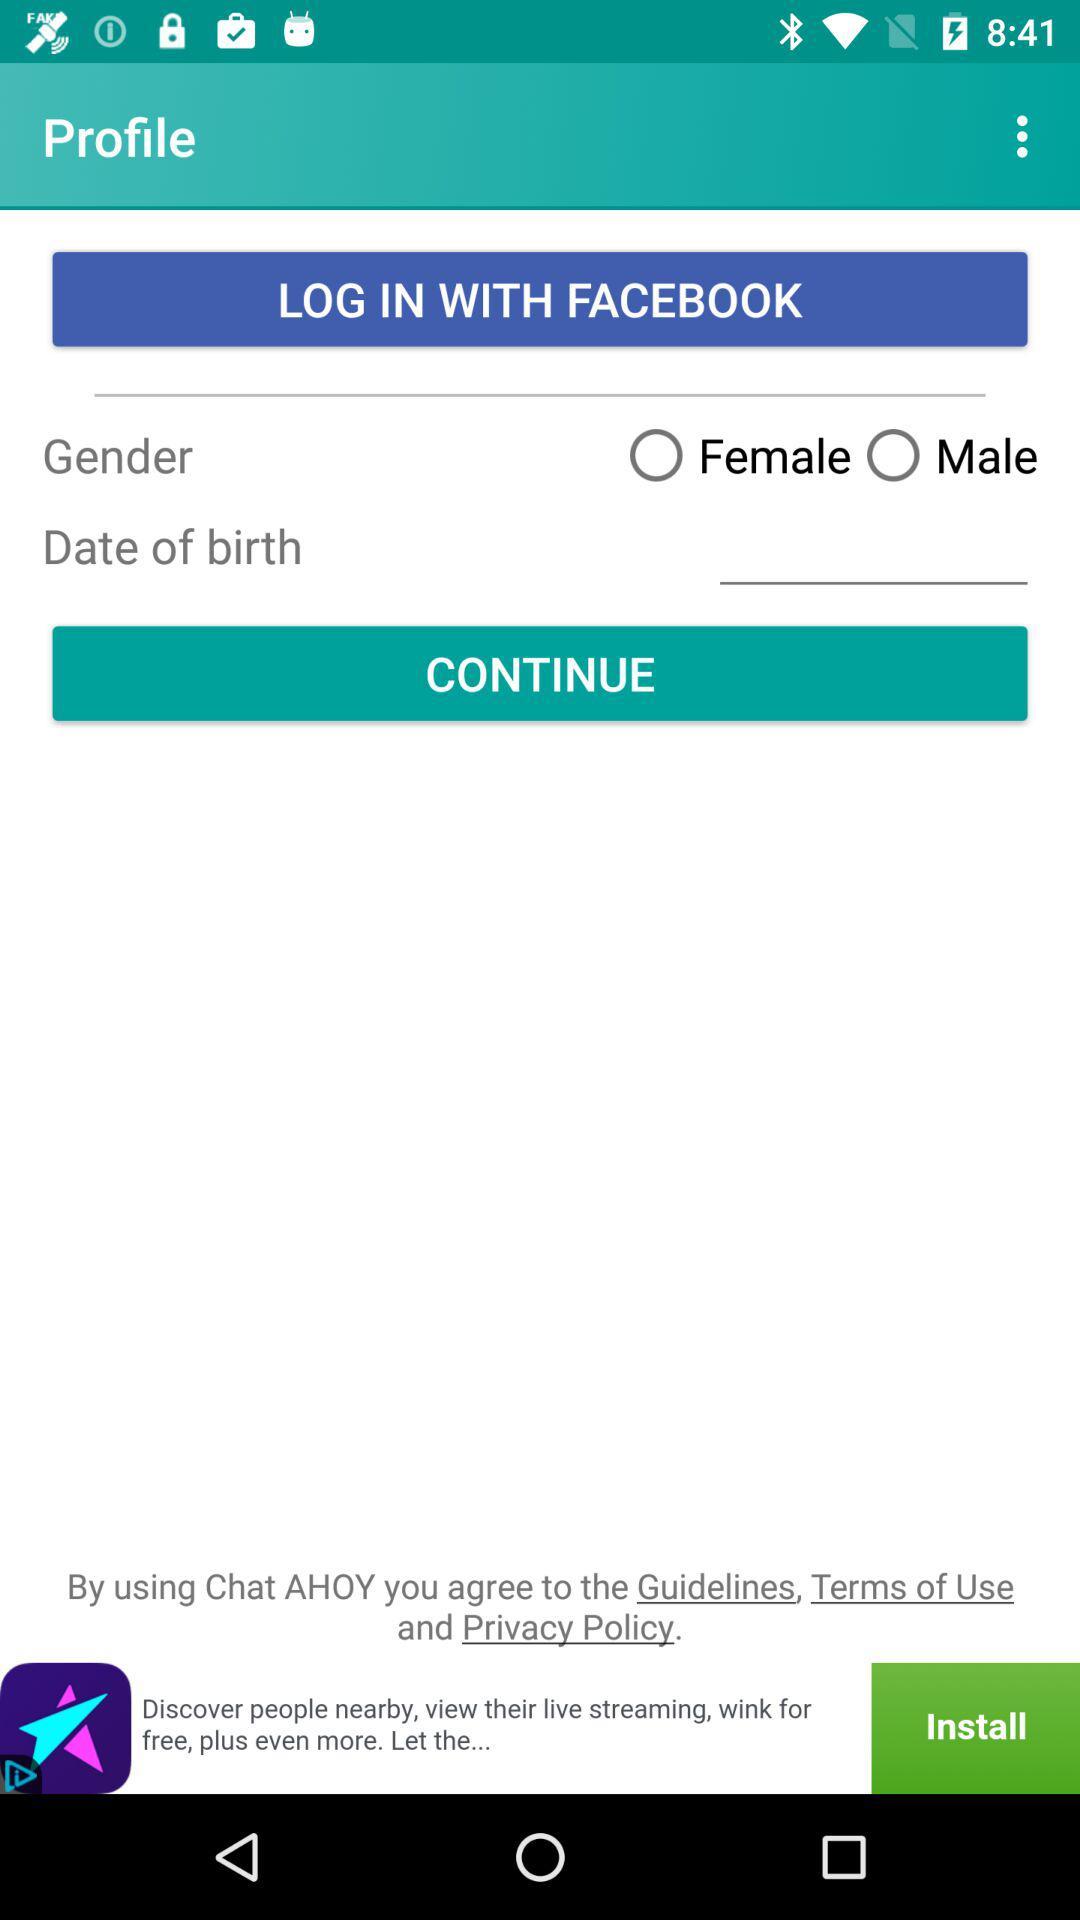  What do you see at coordinates (872, 546) in the screenshot?
I see `the item below female item` at bounding box center [872, 546].